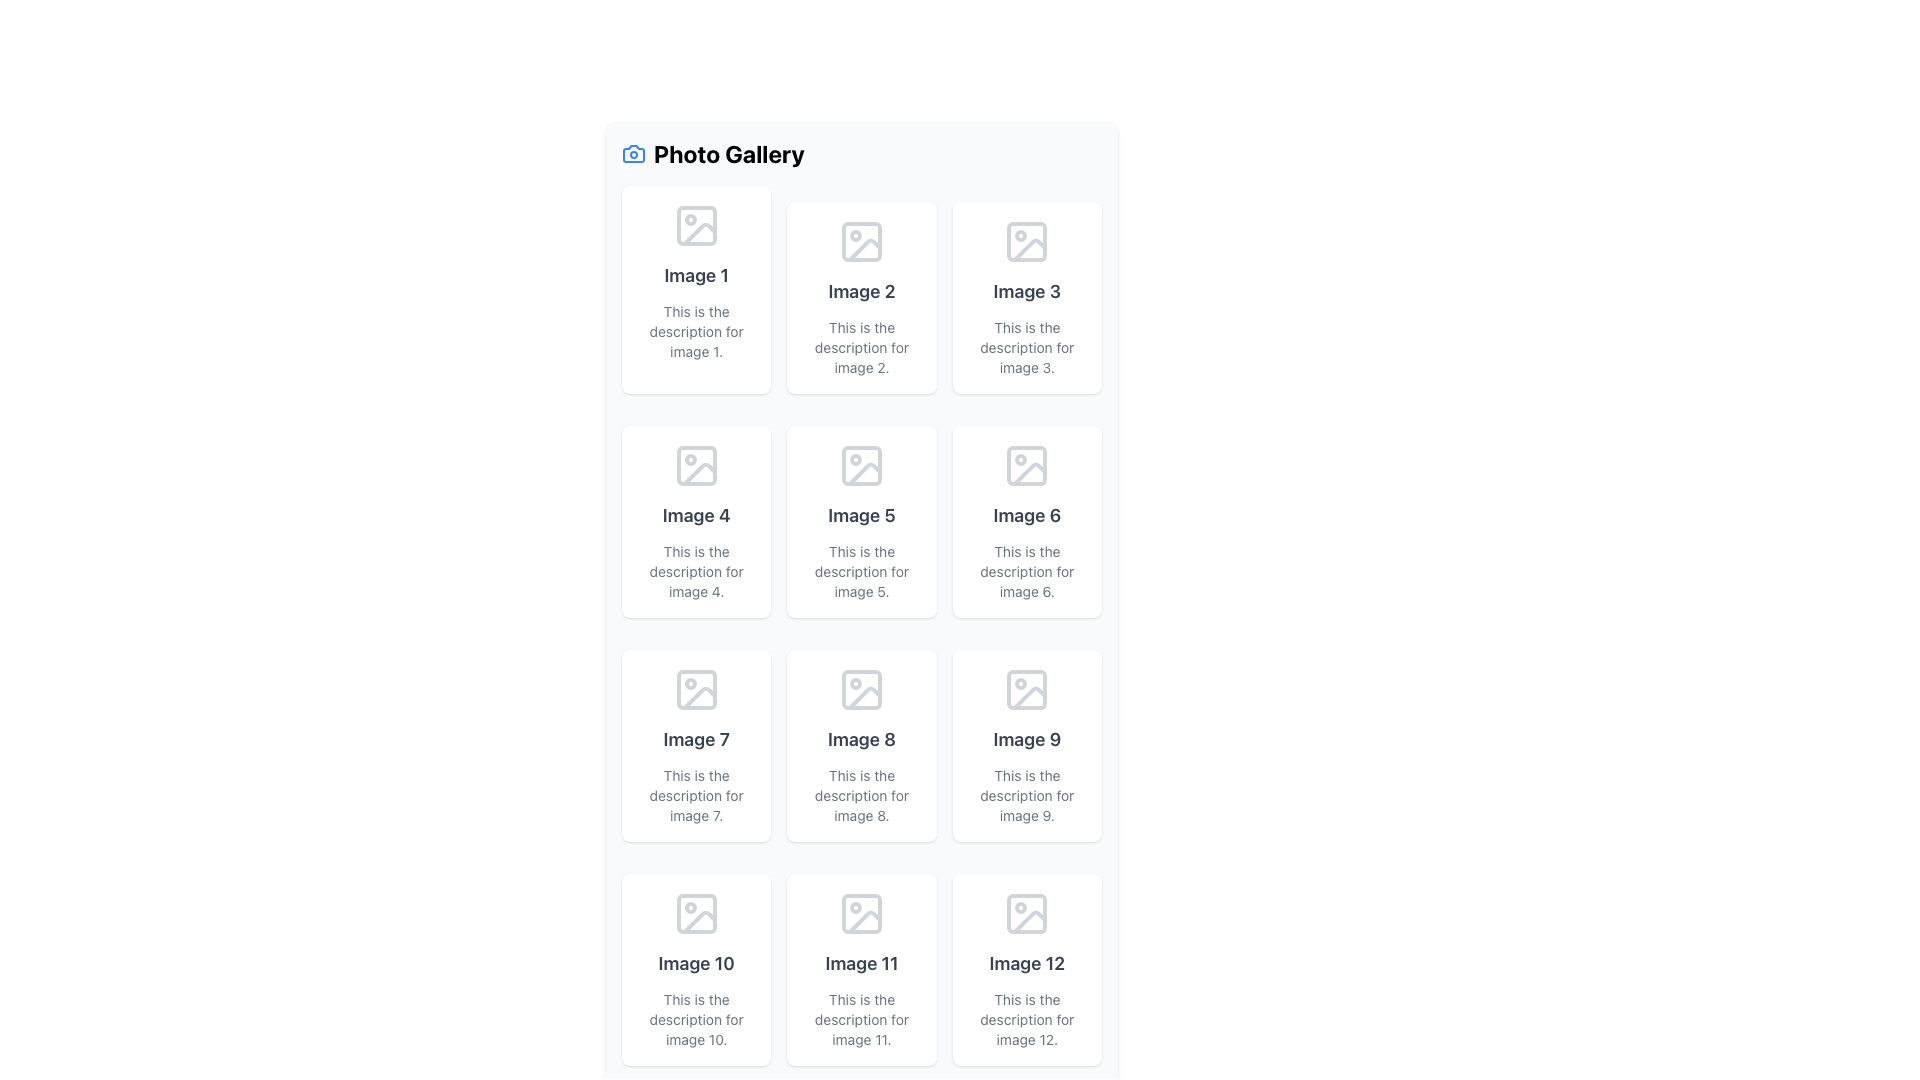 This screenshot has height=1080, width=1920. Describe the element at coordinates (1027, 914) in the screenshot. I see `the icon located in the last grid cell of the 'Photo Gallery', positioned above the text 'Image 12'` at that location.